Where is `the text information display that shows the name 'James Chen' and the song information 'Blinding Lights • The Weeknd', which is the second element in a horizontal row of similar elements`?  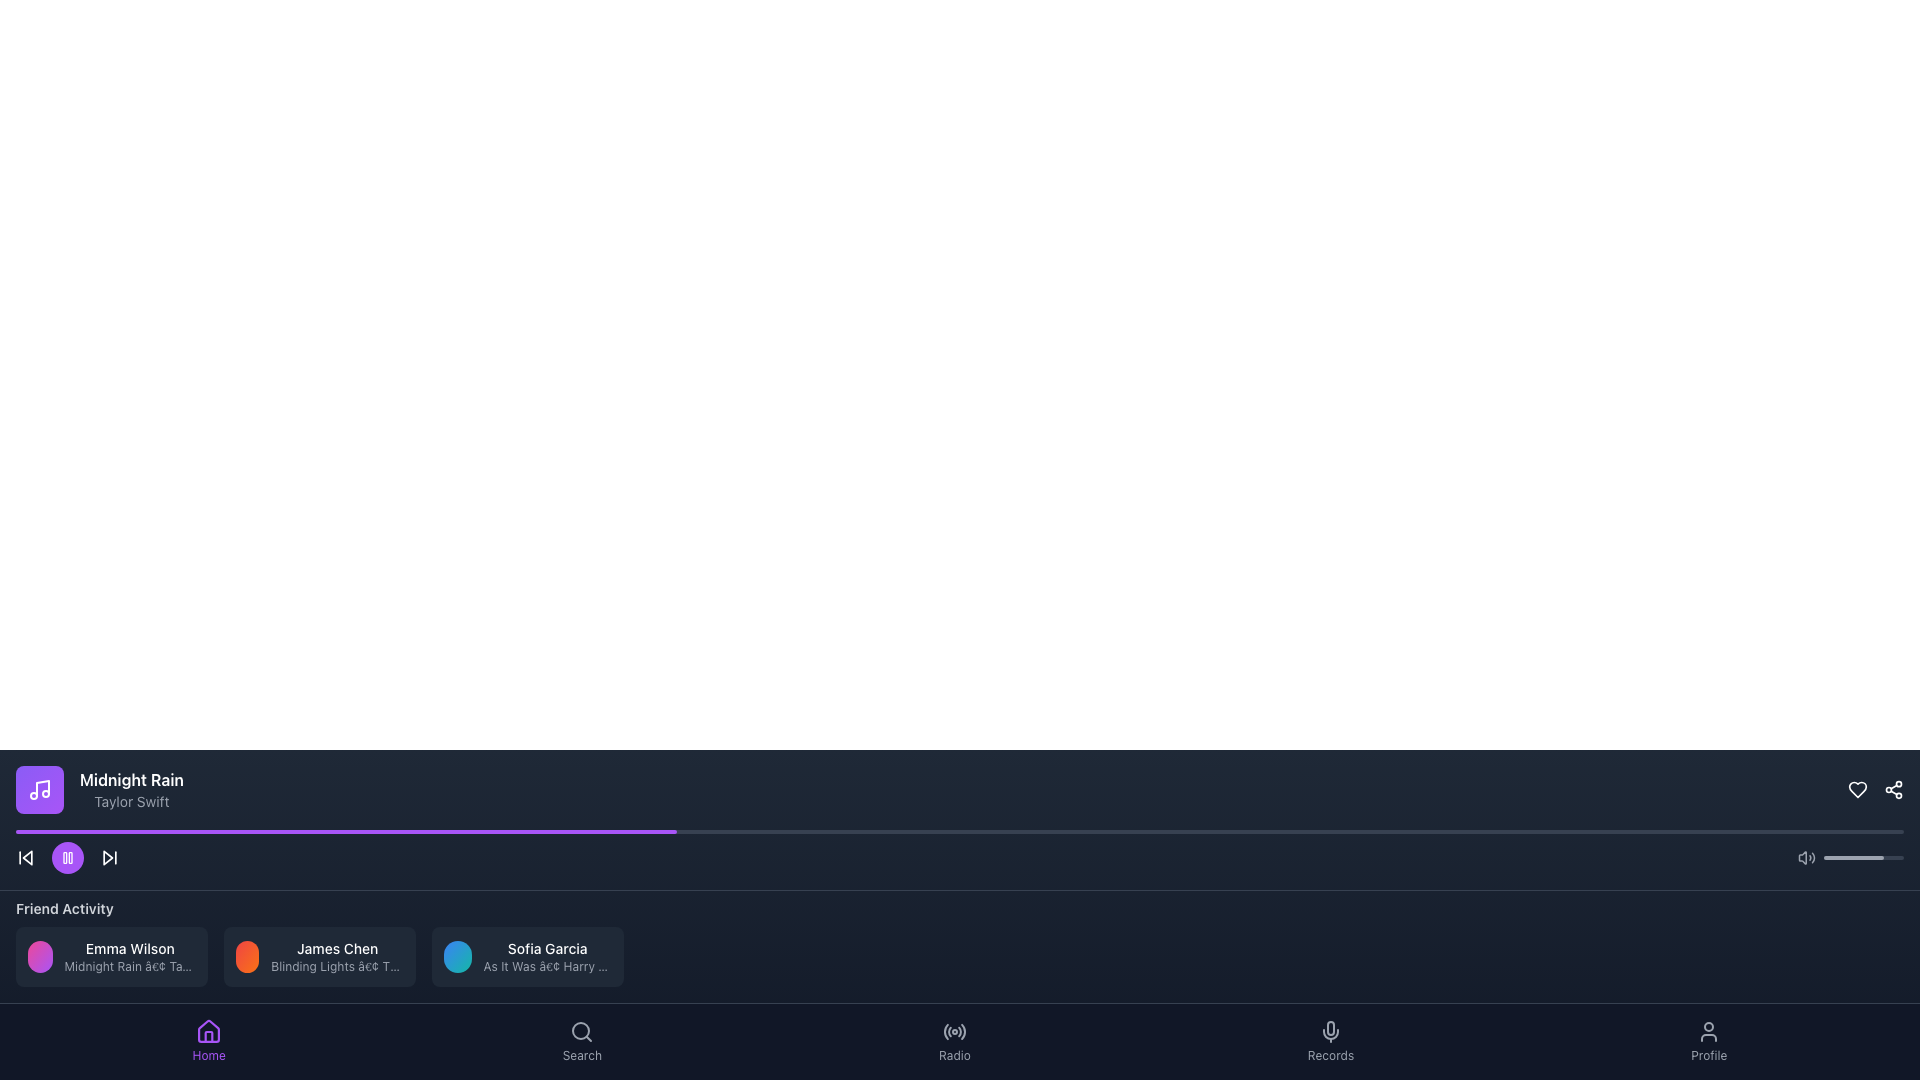
the text information display that shows the name 'James Chen' and the song information 'Blinding Lights • The Weeknd', which is the second element in a horizontal row of similar elements is located at coordinates (337, 955).